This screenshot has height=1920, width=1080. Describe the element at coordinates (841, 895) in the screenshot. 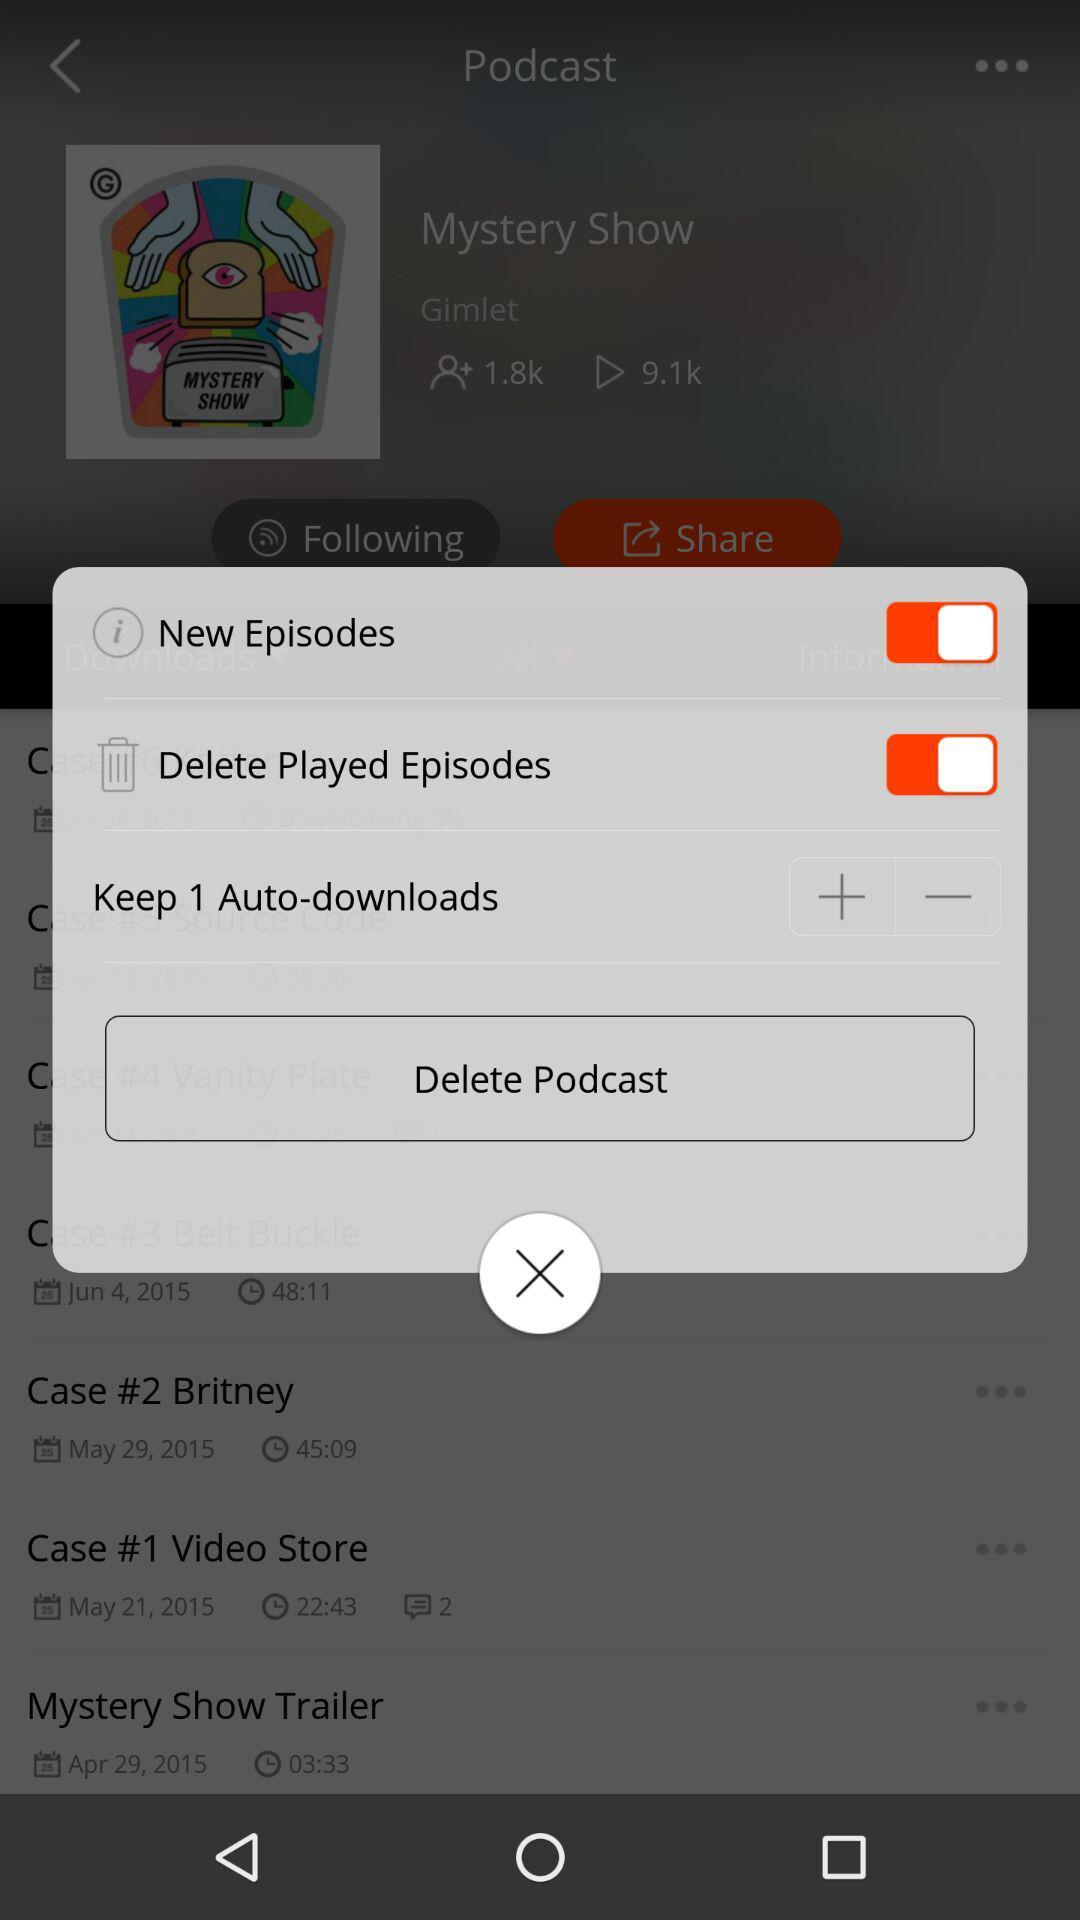

I see `to the number of auto-downloads` at that location.